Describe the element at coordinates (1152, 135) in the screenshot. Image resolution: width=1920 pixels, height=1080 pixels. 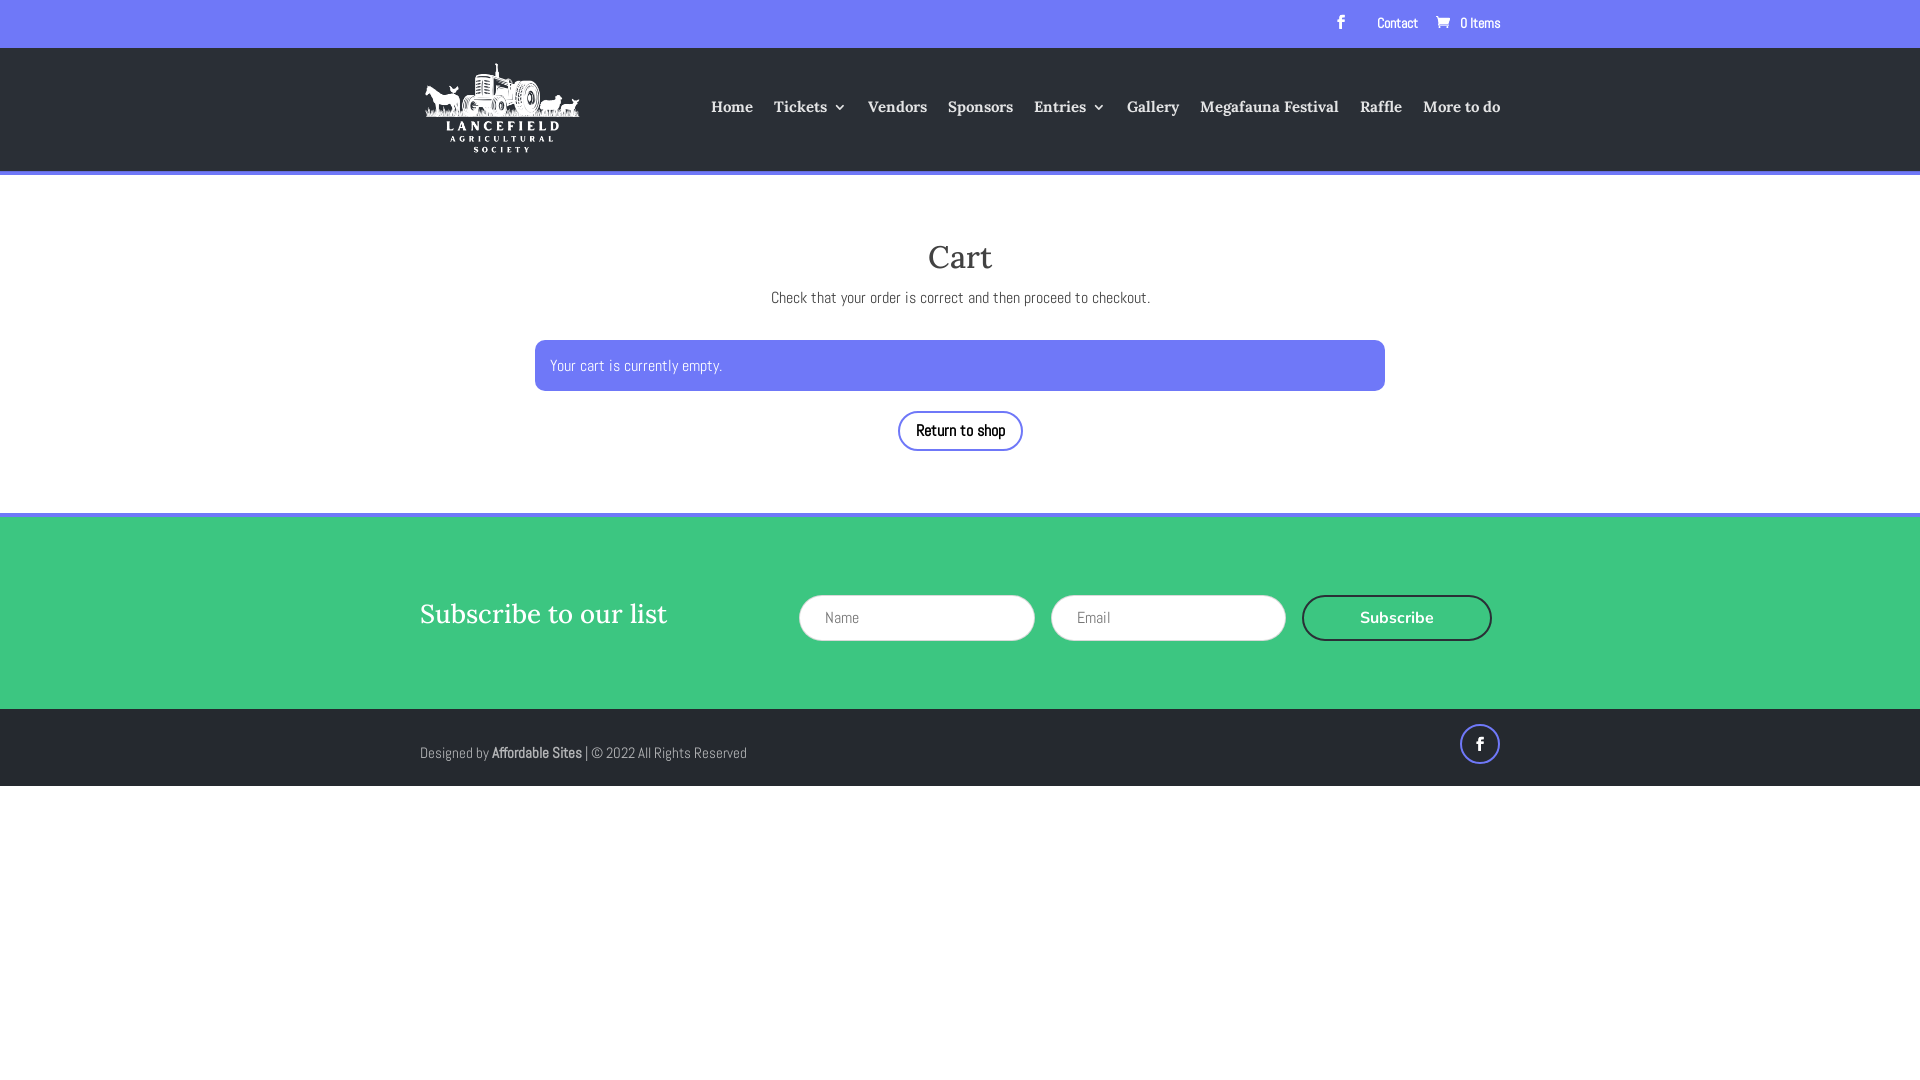
I see `'Gallery'` at that location.